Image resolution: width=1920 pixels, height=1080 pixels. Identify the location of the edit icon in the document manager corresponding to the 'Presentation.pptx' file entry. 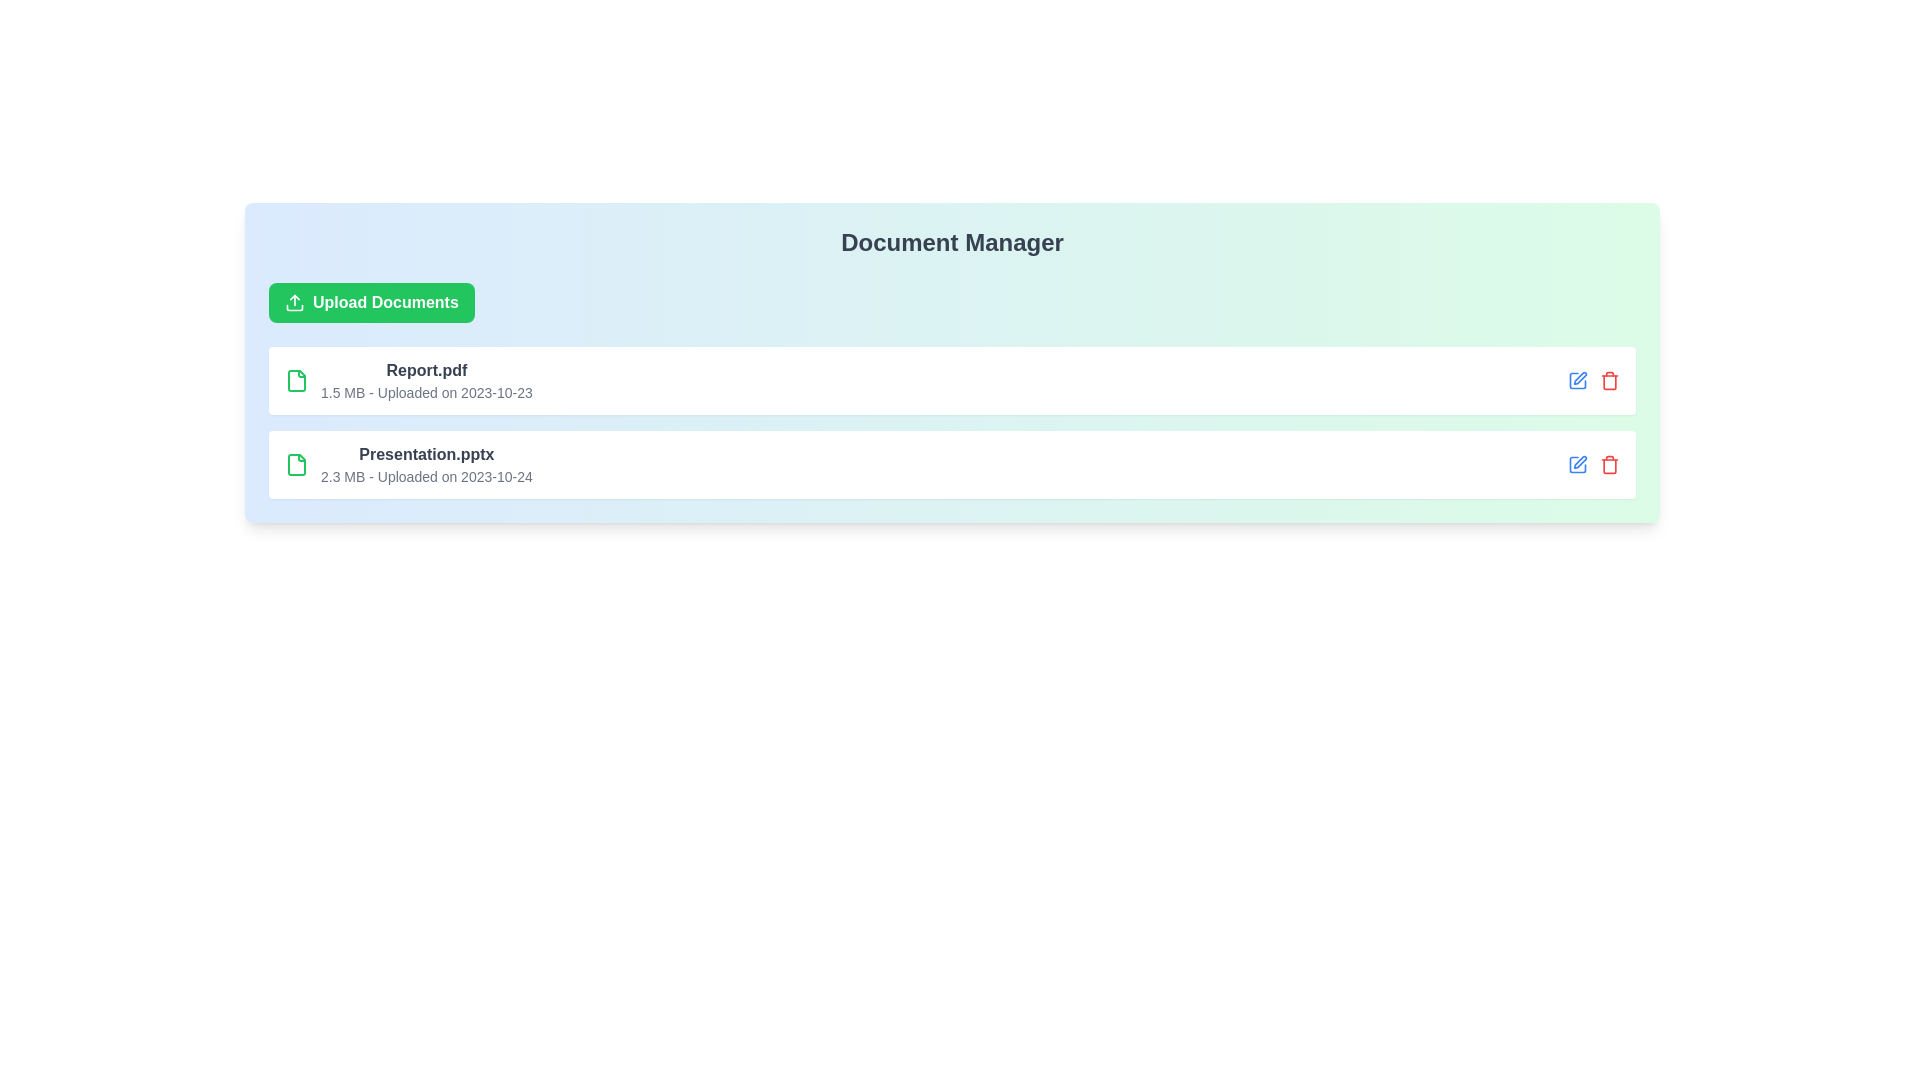
(1578, 462).